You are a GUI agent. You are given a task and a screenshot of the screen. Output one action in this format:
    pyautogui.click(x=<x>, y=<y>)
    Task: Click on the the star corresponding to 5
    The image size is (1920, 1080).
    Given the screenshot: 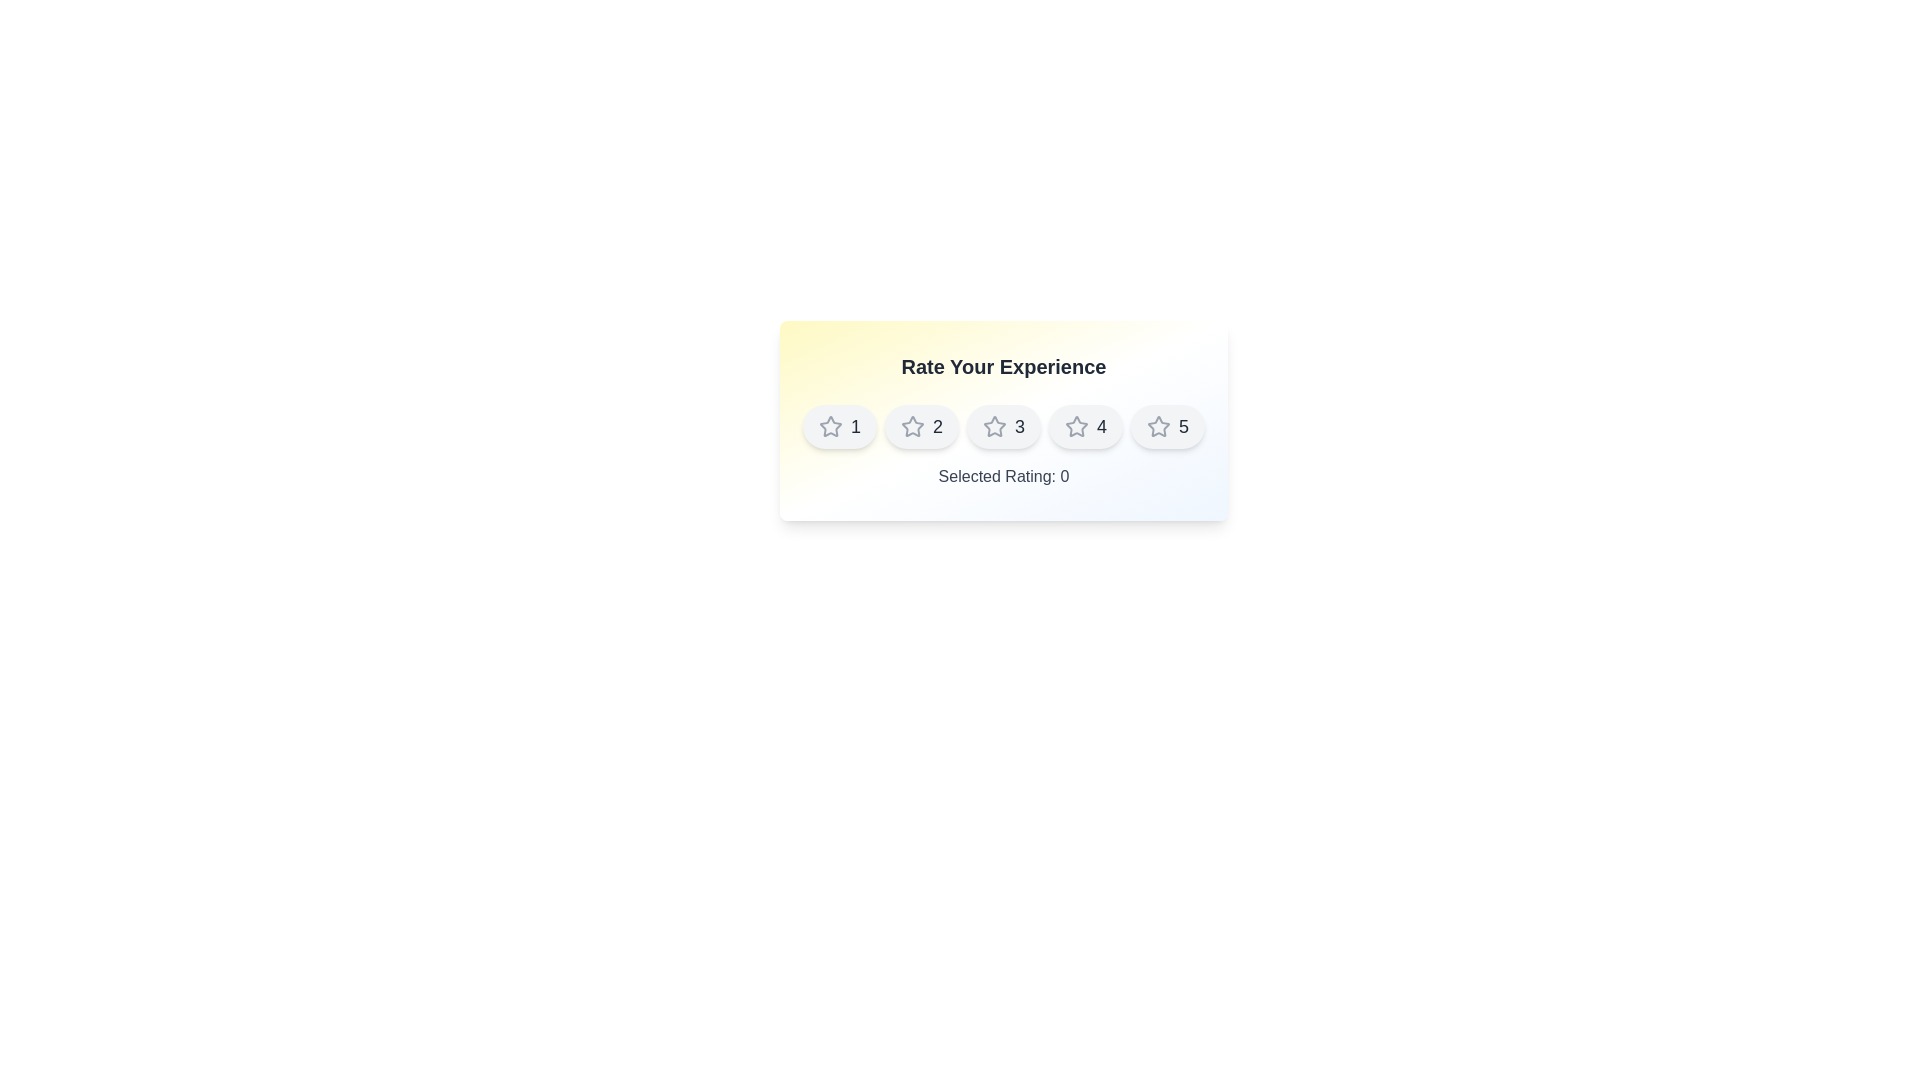 What is the action you would take?
    pyautogui.click(x=1168, y=426)
    